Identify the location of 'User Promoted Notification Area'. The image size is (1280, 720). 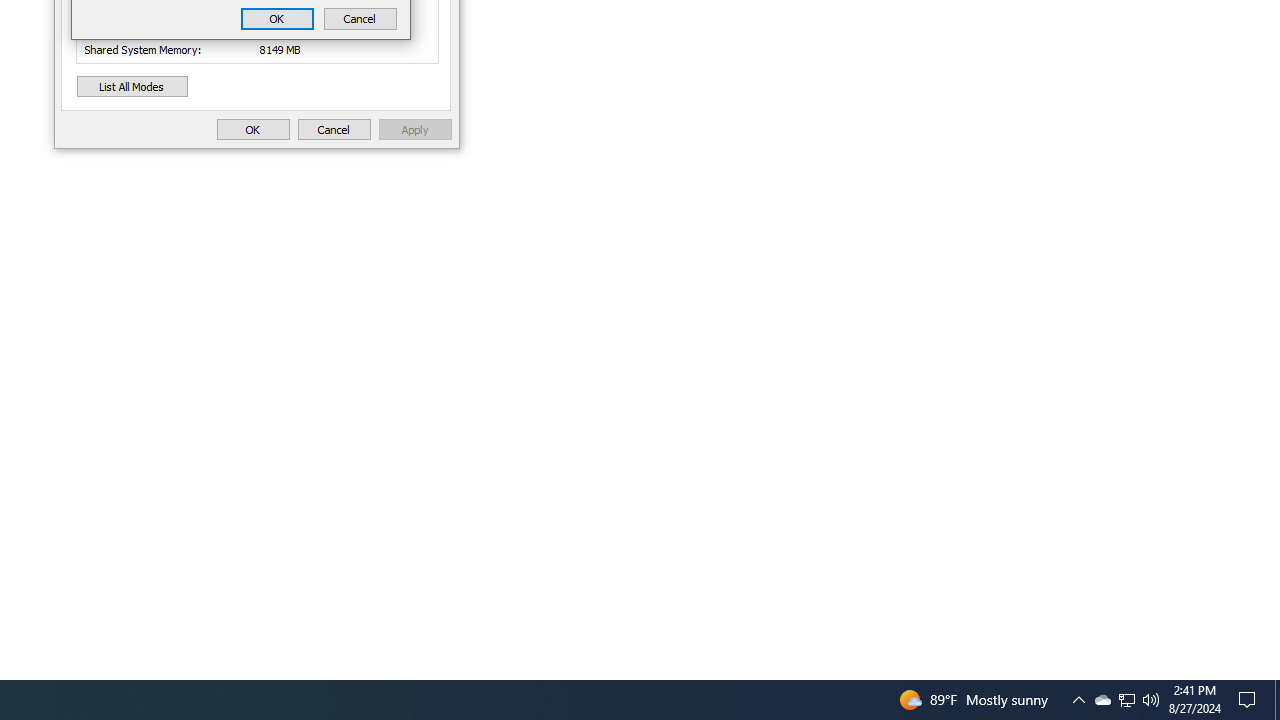
(1127, 698).